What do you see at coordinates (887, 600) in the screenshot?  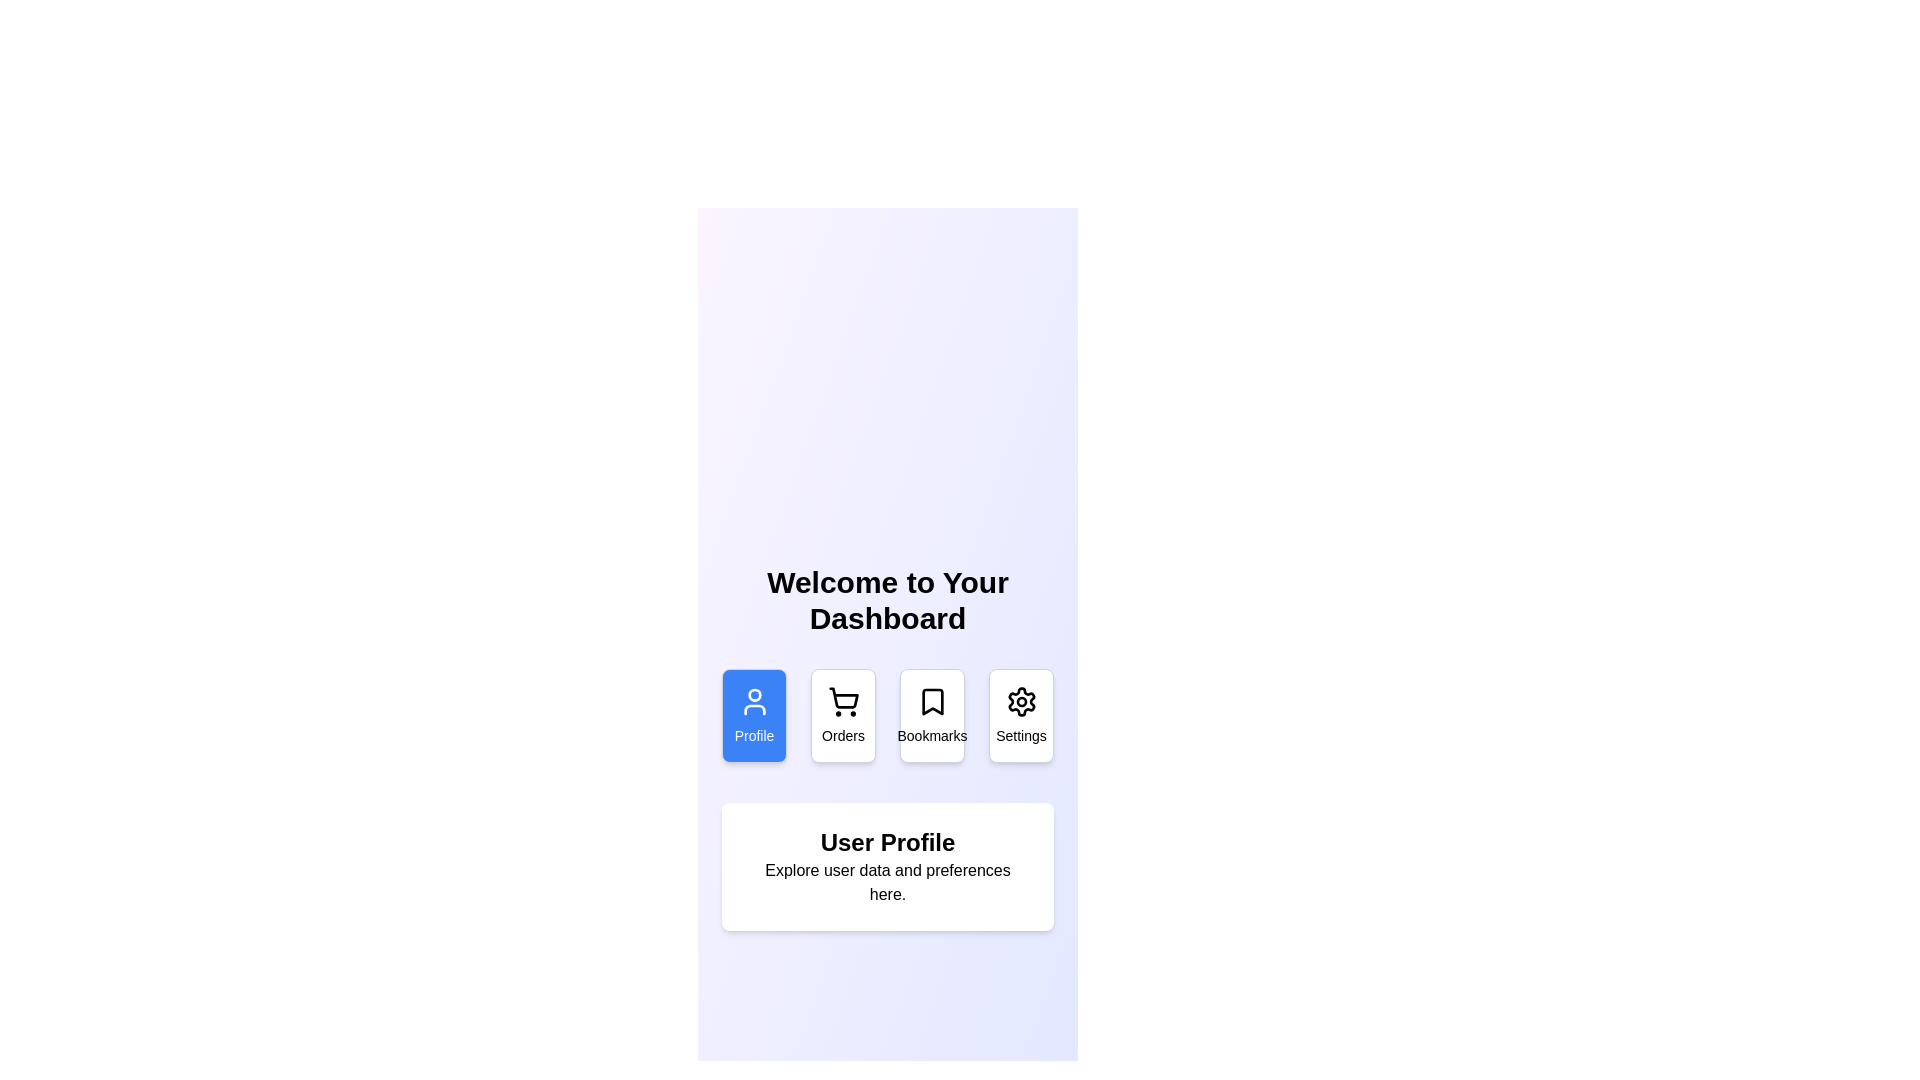 I see `the text header 'Welcome to Your Dashboard' which is centrally aligned at the top-middle of the interface` at bounding box center [887, 600].